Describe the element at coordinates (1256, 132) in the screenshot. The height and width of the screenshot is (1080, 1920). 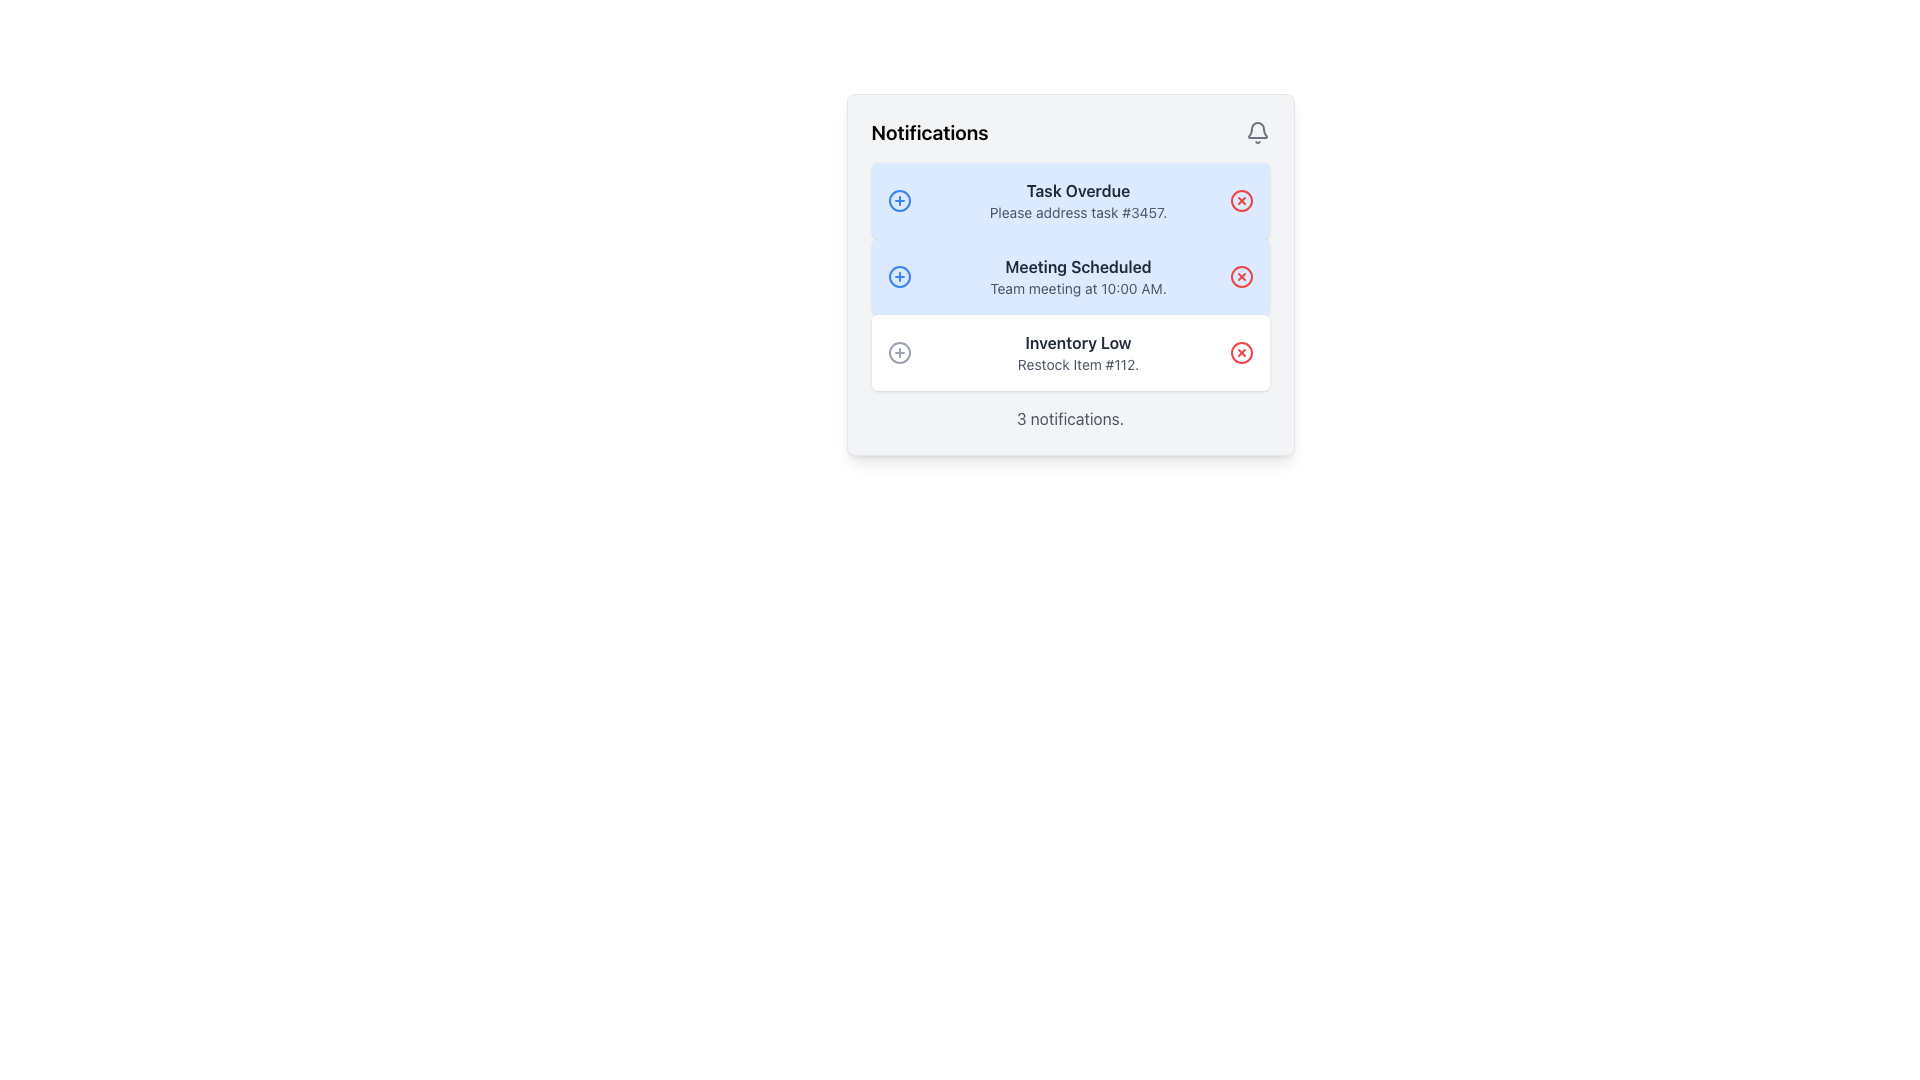
I see `the bell icon in the notifications section, which indicates notifications and is located to the right of the 'Notifications' label` at that location.